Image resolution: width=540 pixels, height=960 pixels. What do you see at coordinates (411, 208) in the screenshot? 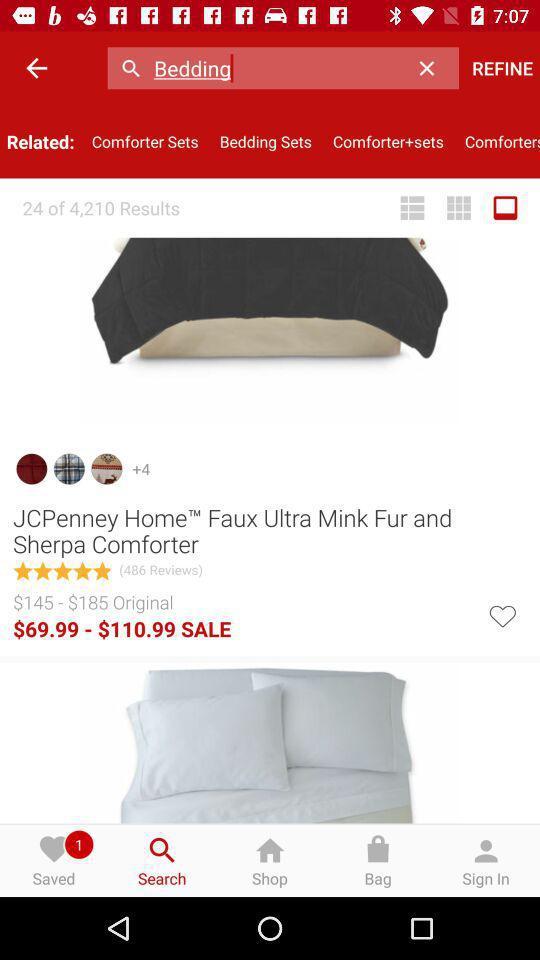
I see `item next to the 24 of 4` at bounding box center [411, 208].